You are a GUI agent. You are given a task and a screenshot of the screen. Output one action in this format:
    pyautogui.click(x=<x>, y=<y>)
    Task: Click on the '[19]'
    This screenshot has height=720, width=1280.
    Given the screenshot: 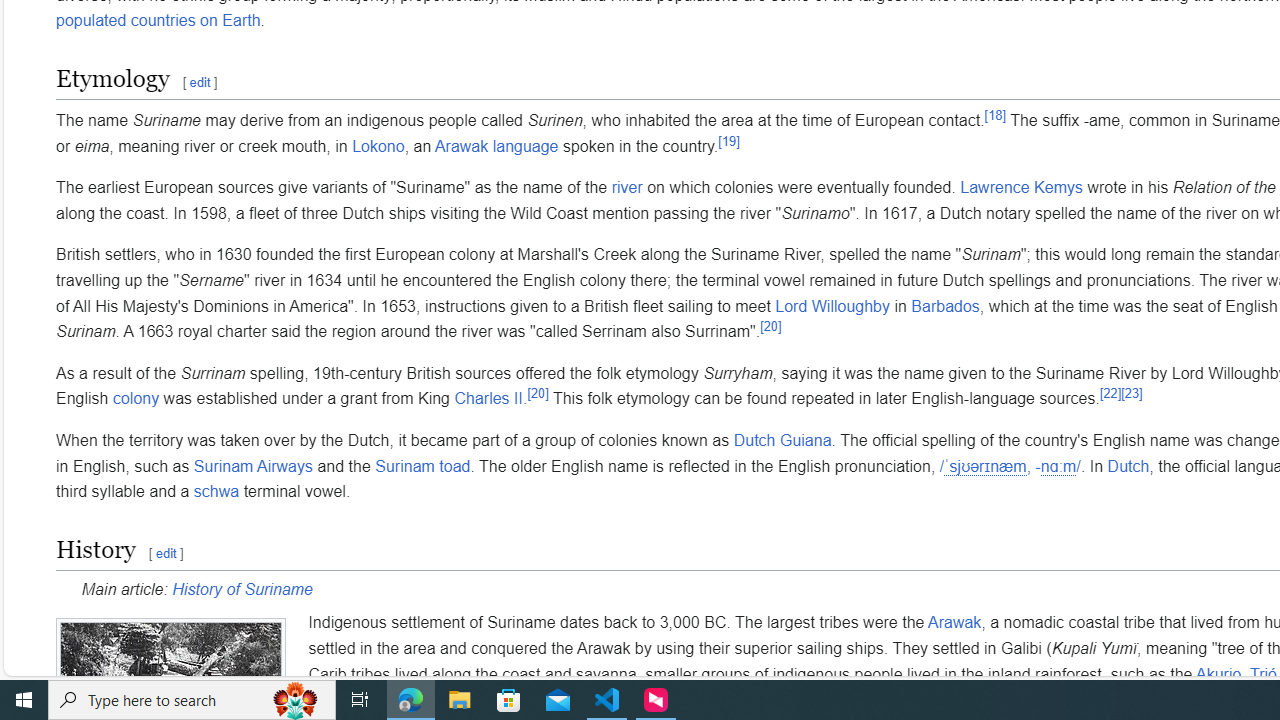 What is the action you would take?
    pyautogui.click(x=727, y=140)
    